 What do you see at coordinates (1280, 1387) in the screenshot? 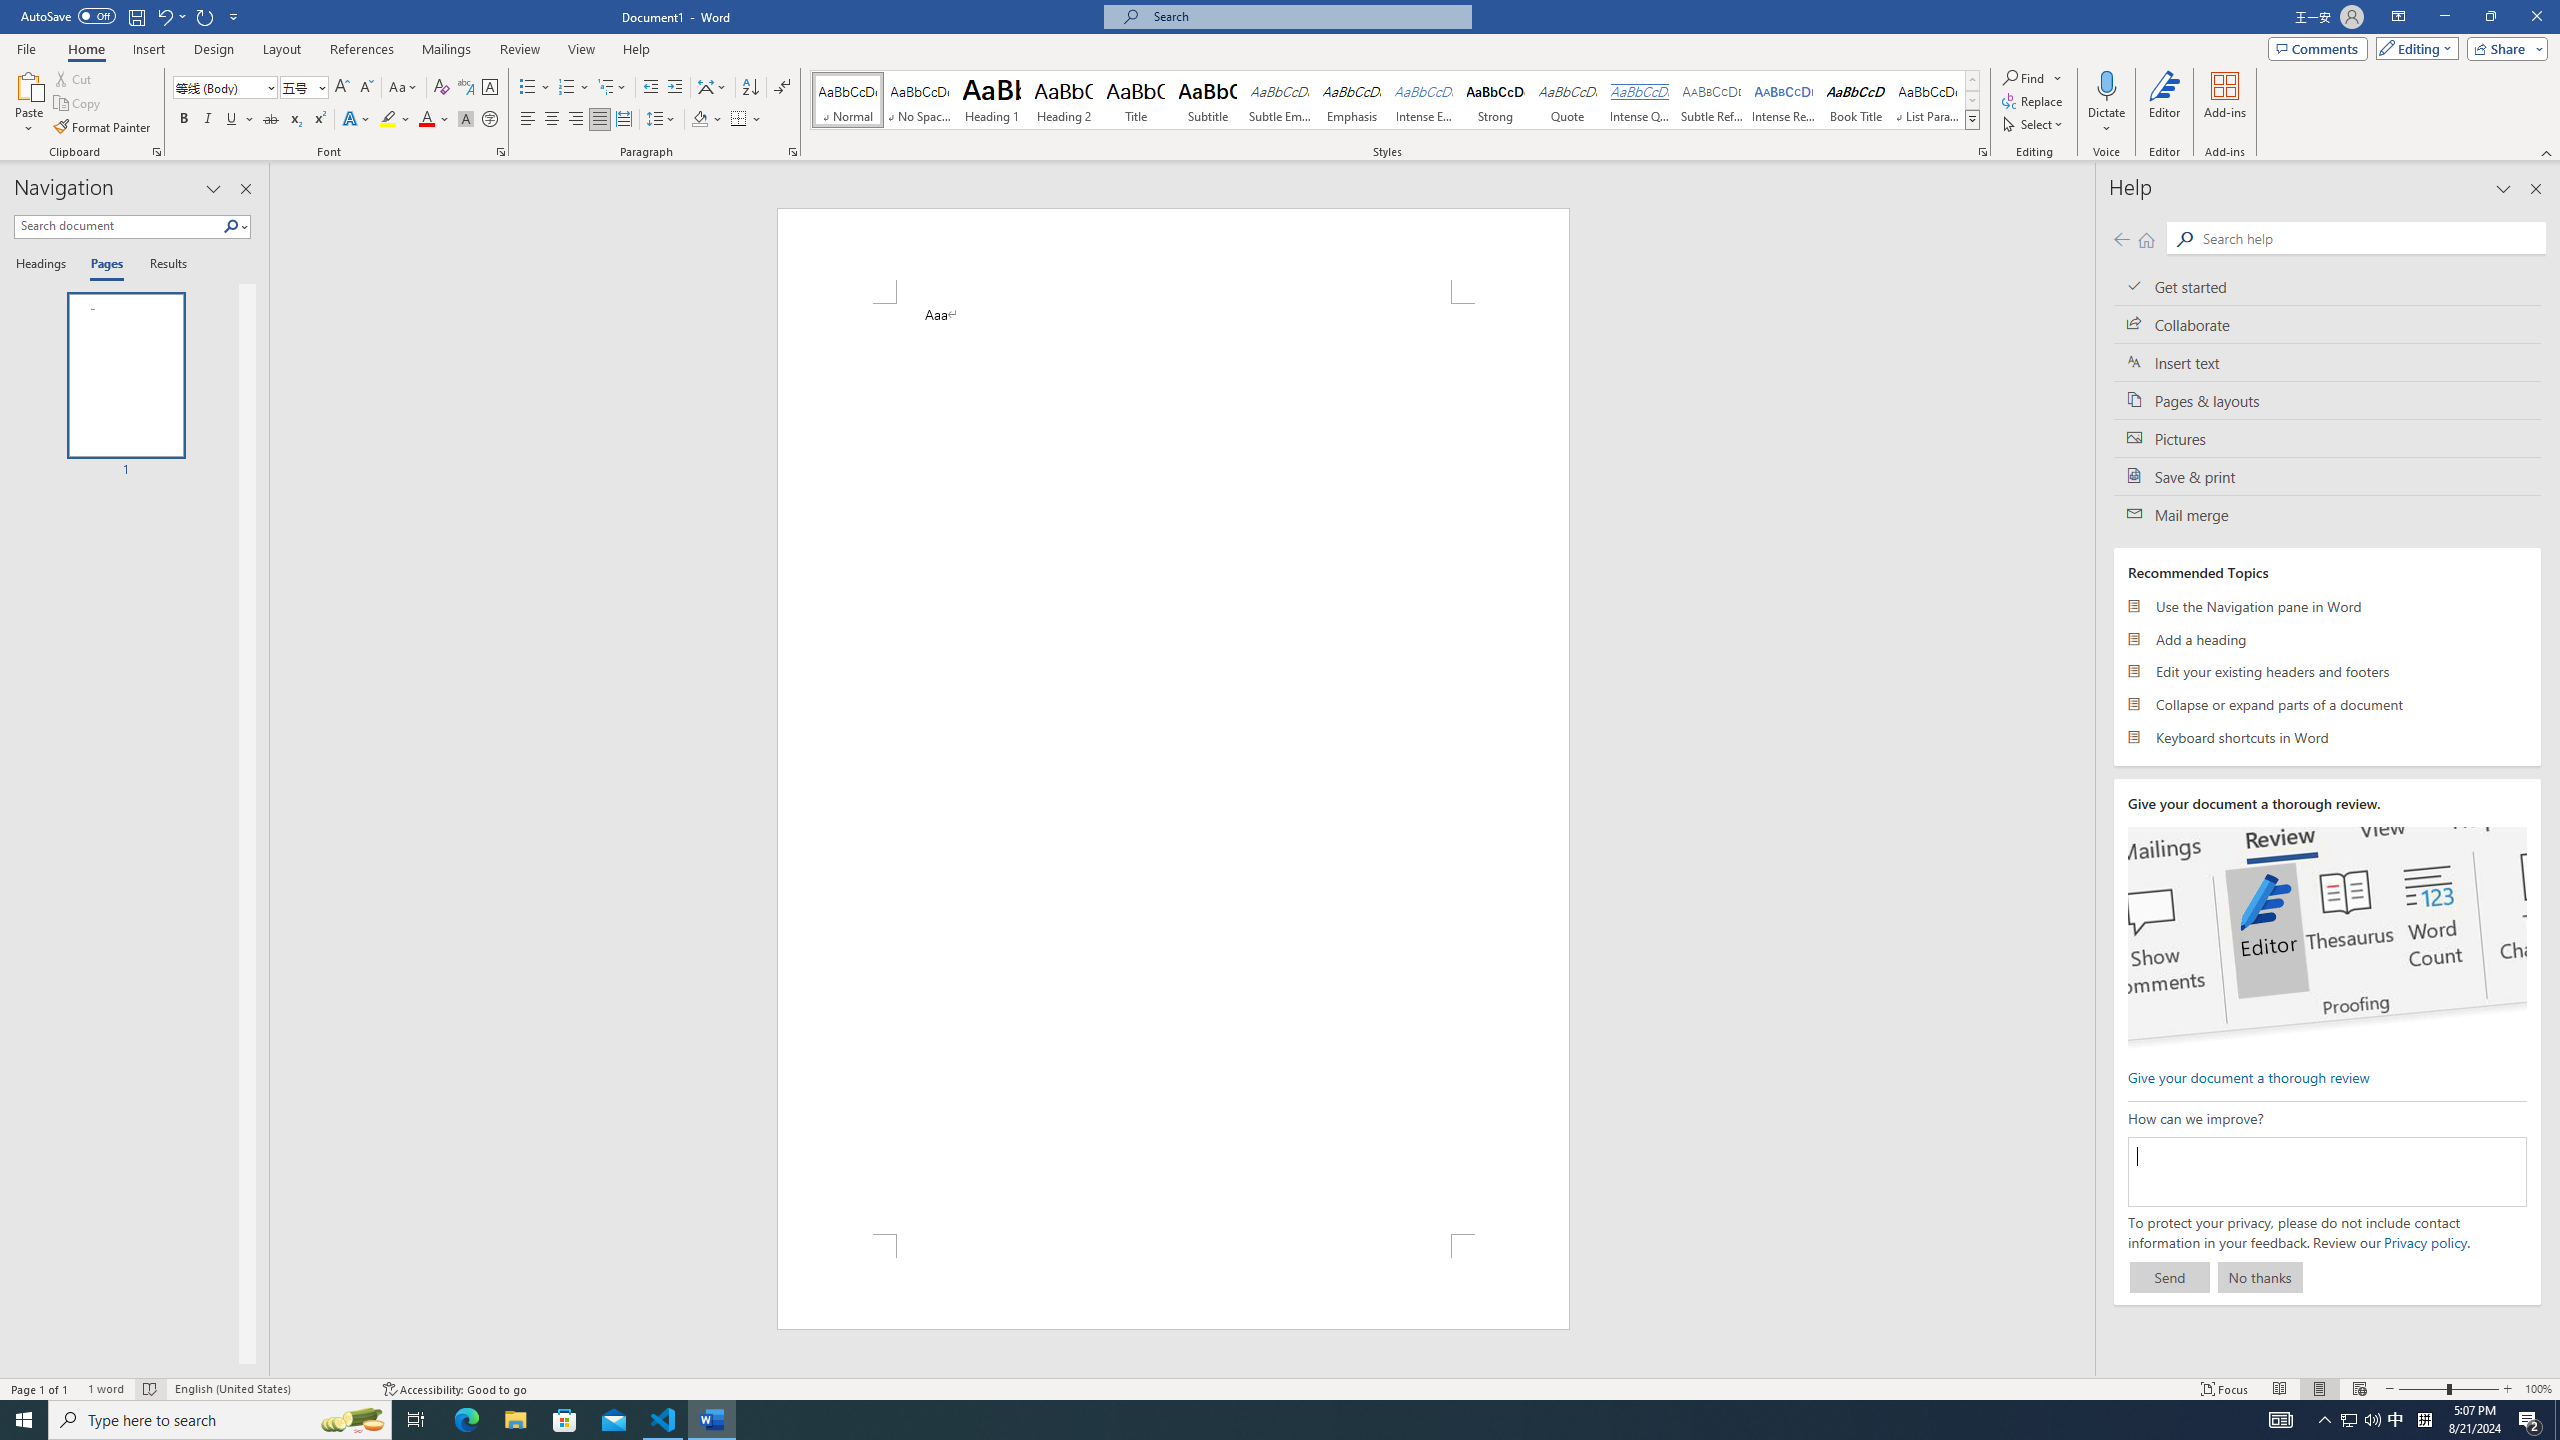
I see `'Class: MsoCommandBar'` at bounding box center [1280, 1387].